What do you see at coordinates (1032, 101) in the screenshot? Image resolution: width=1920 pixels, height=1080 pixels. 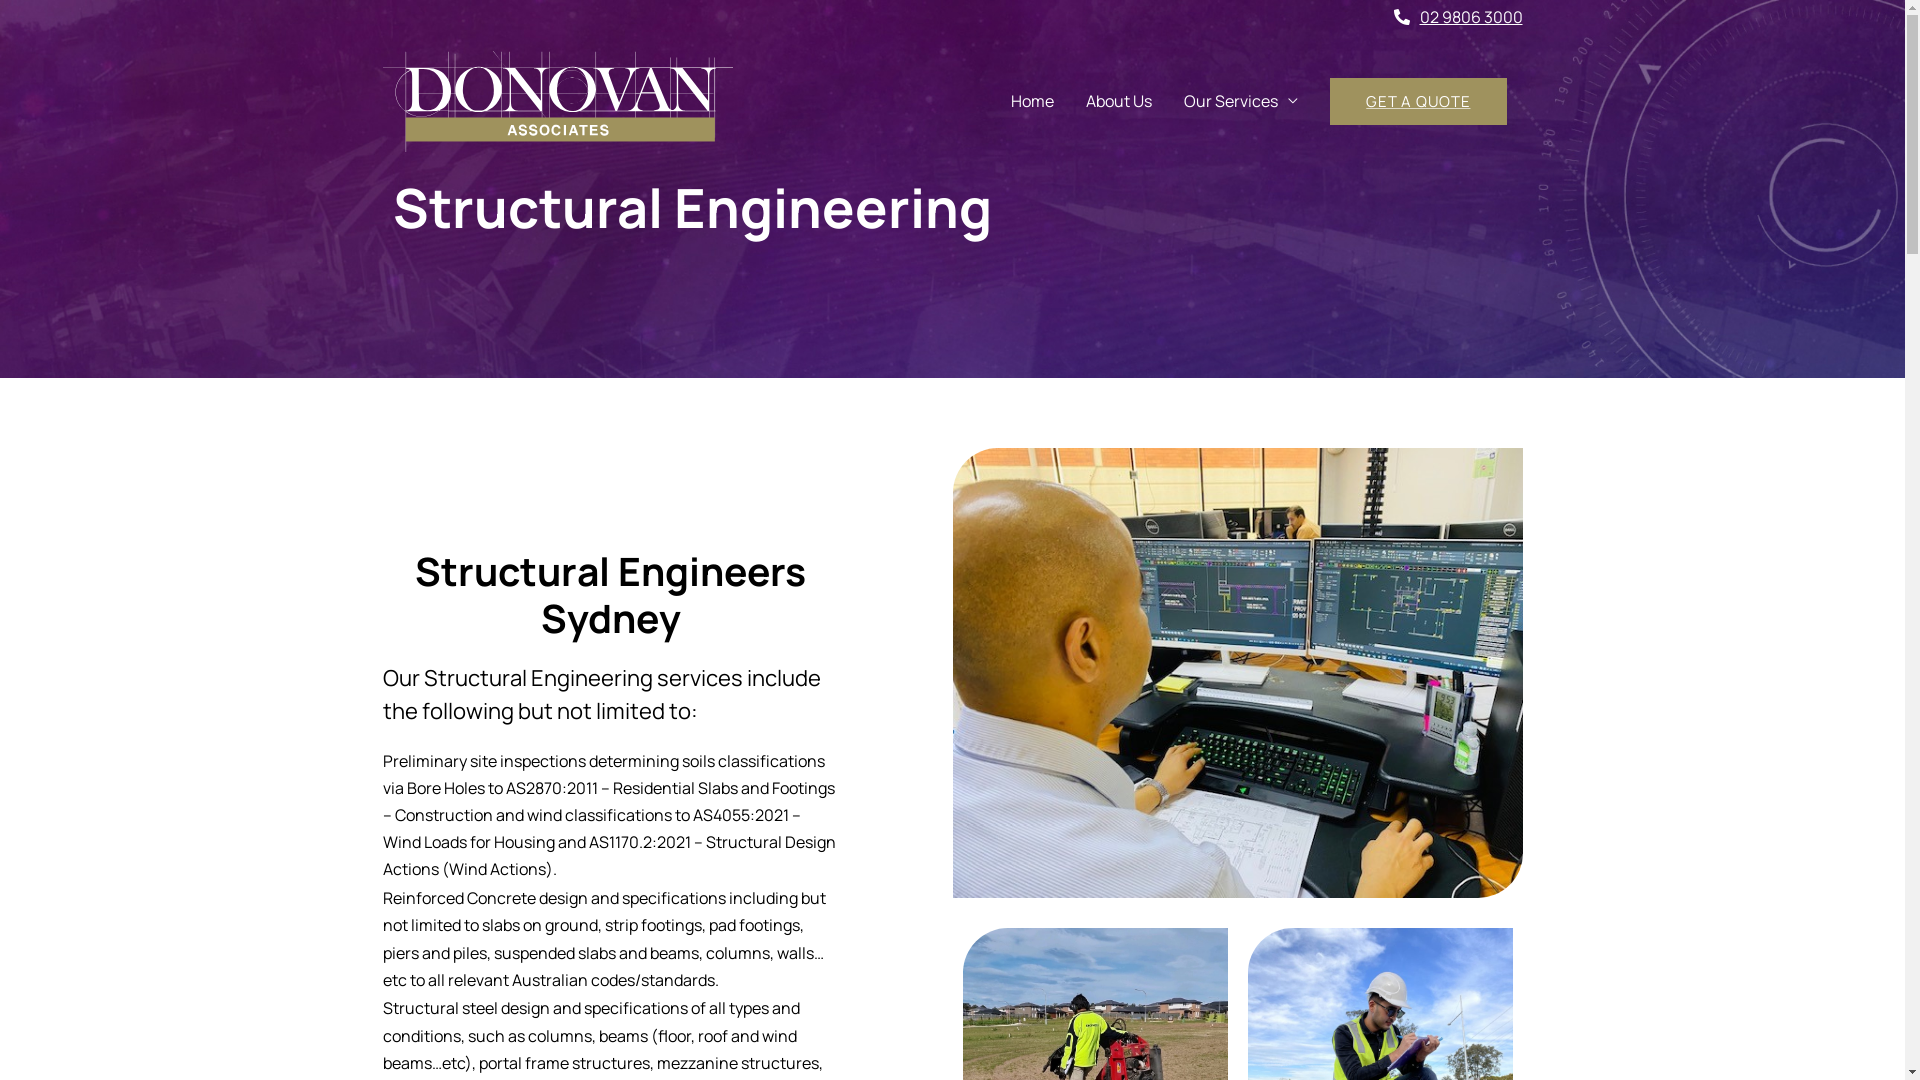 I see `'Home'` at bounding box center [1032, 101].